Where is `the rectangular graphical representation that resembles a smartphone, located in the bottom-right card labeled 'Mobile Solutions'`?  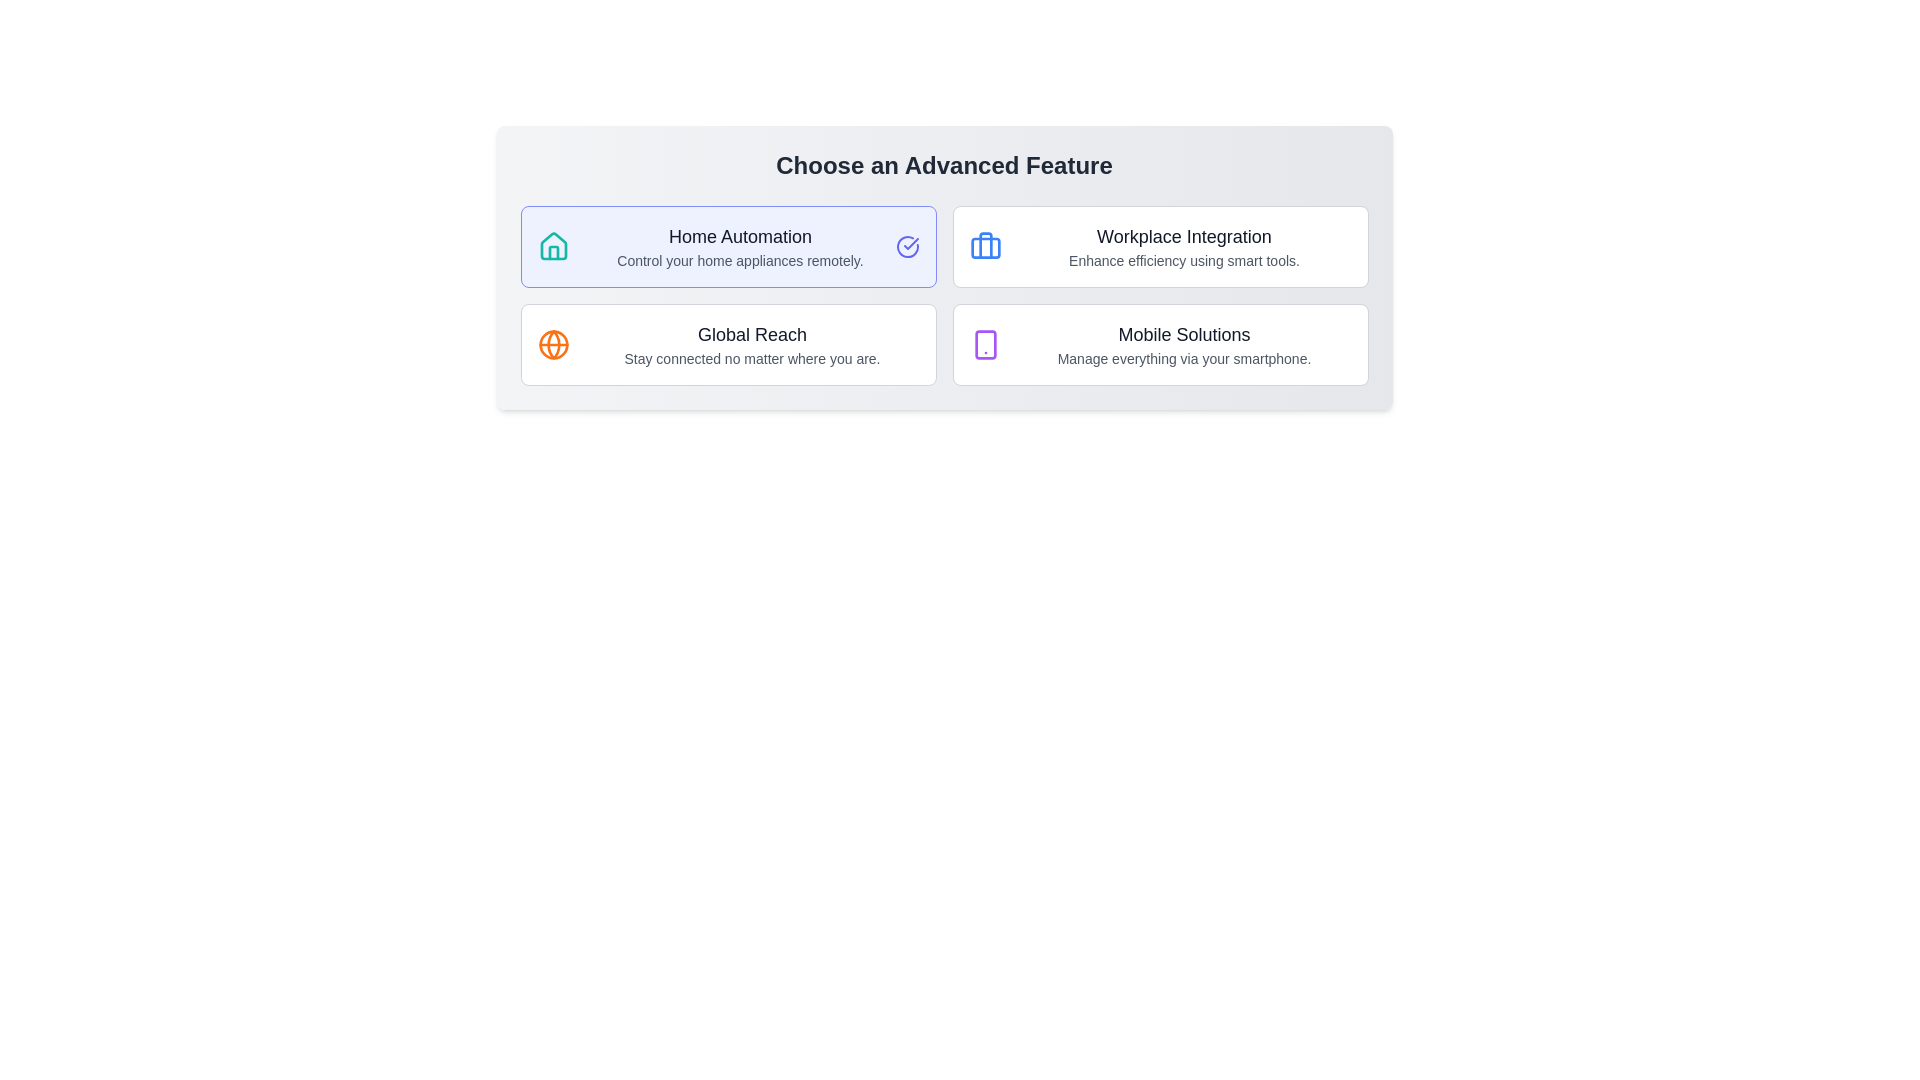
the rectangular graphical representation that resembles a smartphone, located in the bottom-right card labeled 'Mobile Solutions' is located at coordinates (985, 343).